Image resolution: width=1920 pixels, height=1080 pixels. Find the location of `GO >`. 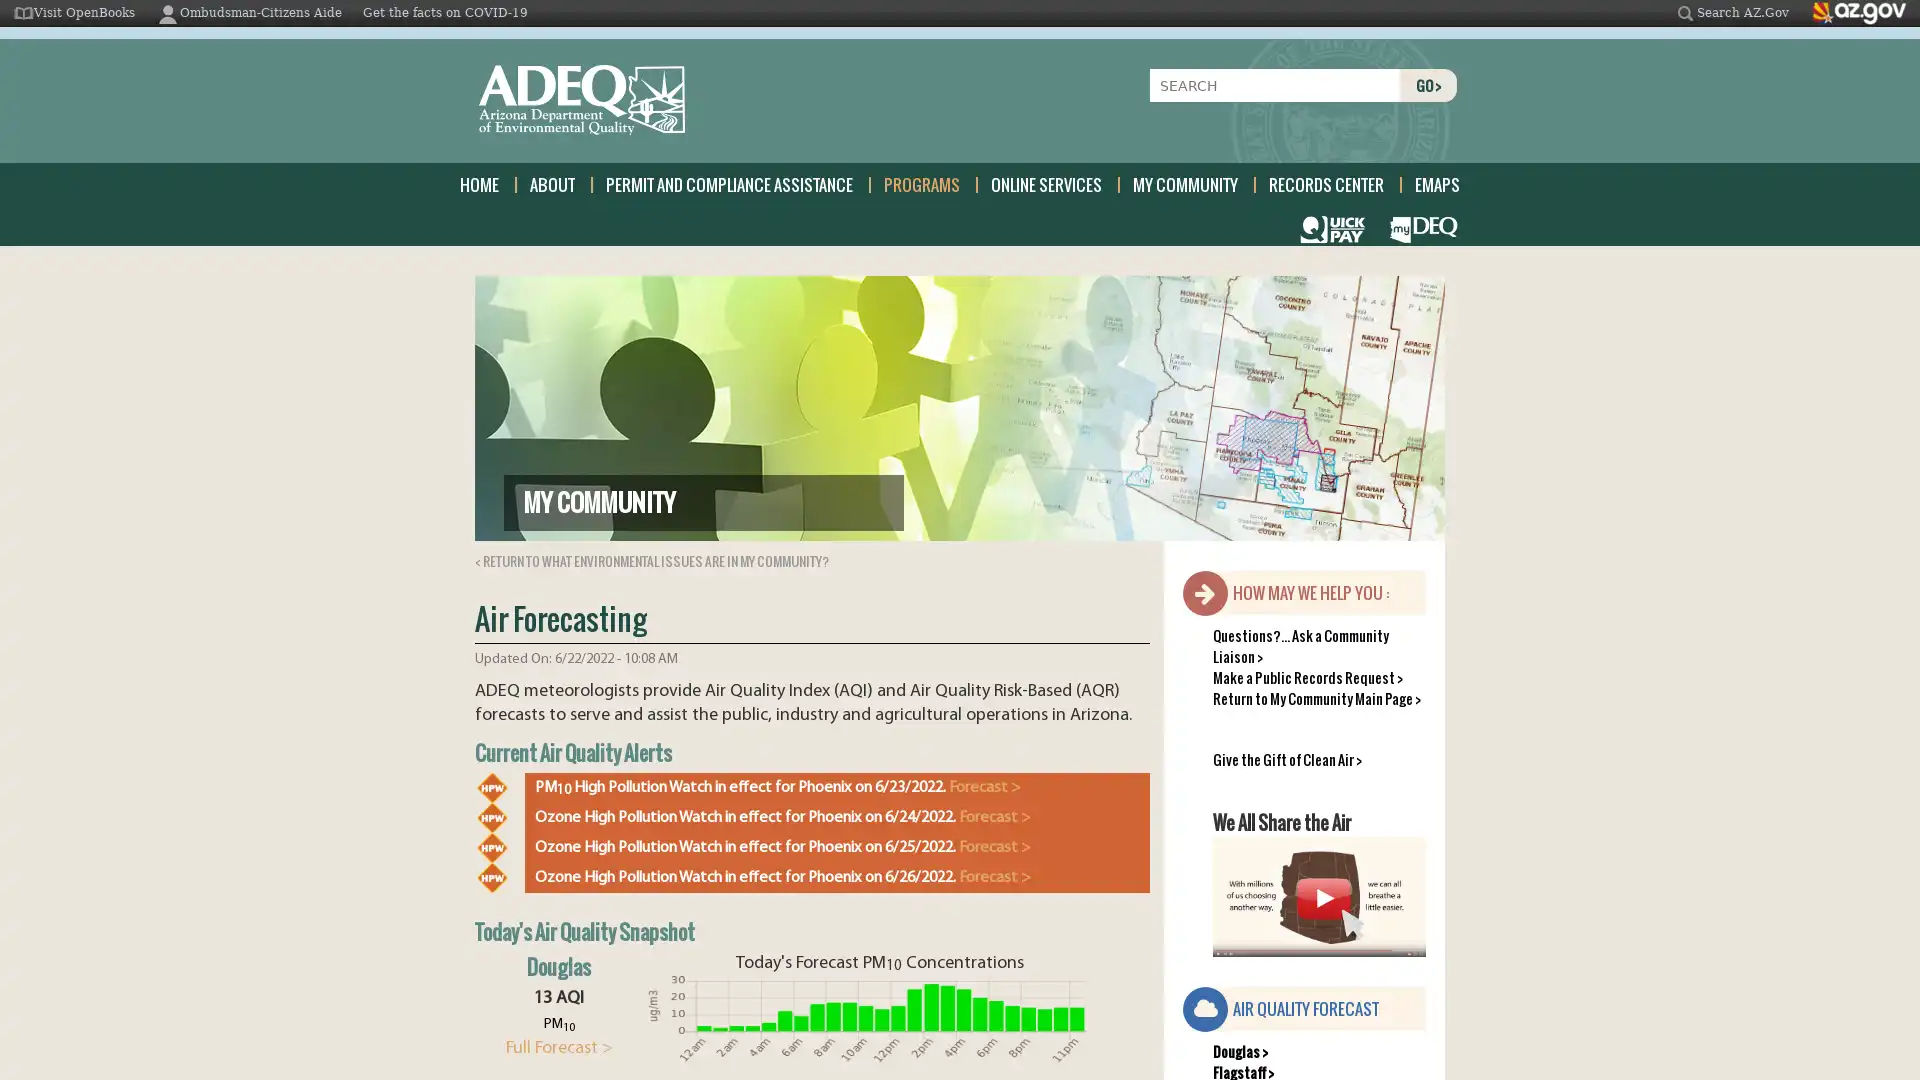

GO > is located at coordinates (1427, 84).